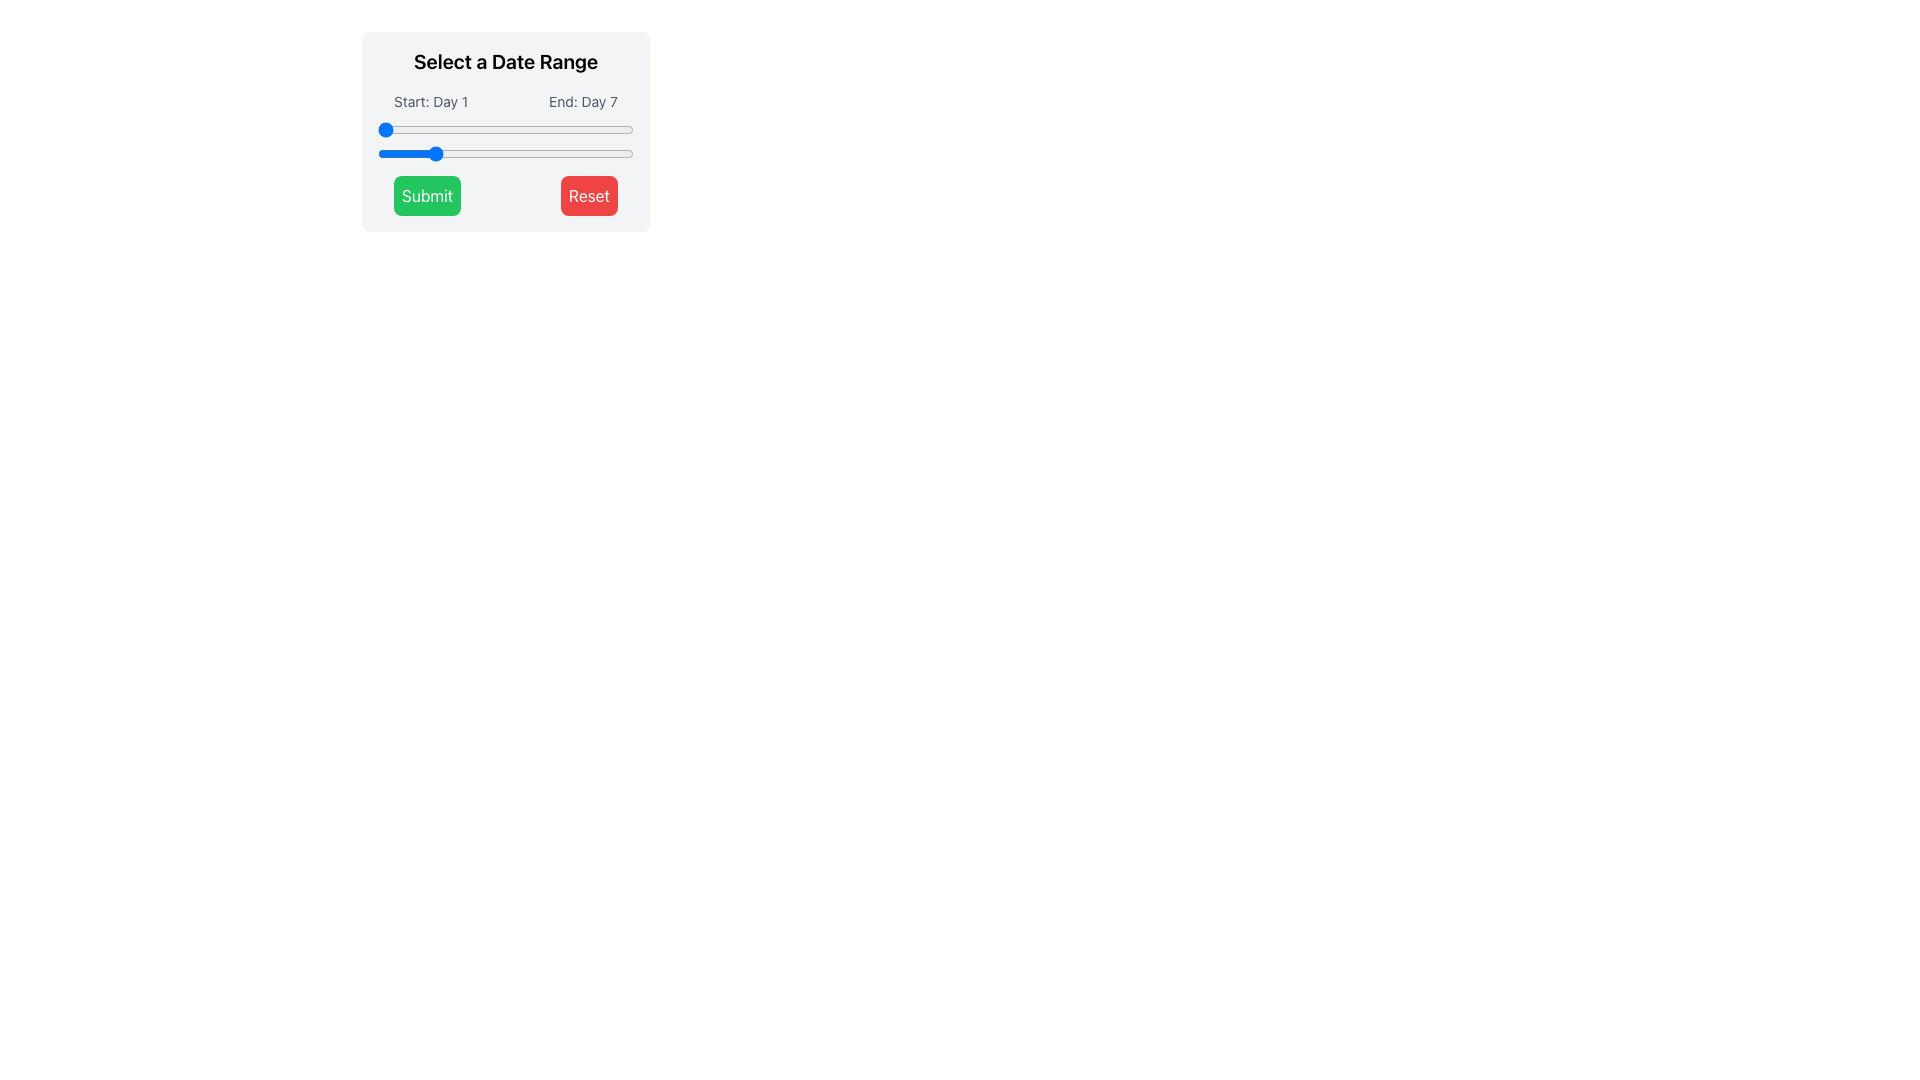  I want to click on the slider, so click(615, 153).